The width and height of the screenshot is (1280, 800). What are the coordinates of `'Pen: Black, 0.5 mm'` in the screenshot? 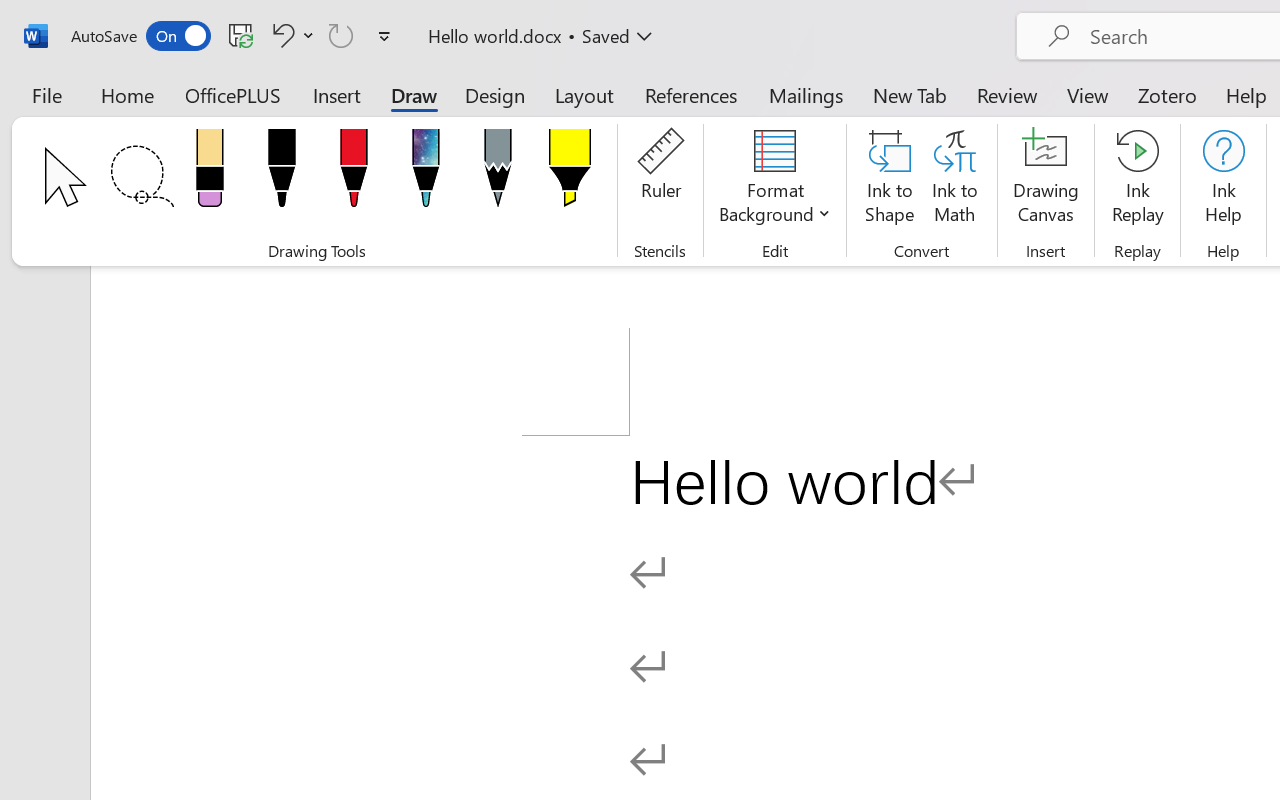 It's located at (280, 173).